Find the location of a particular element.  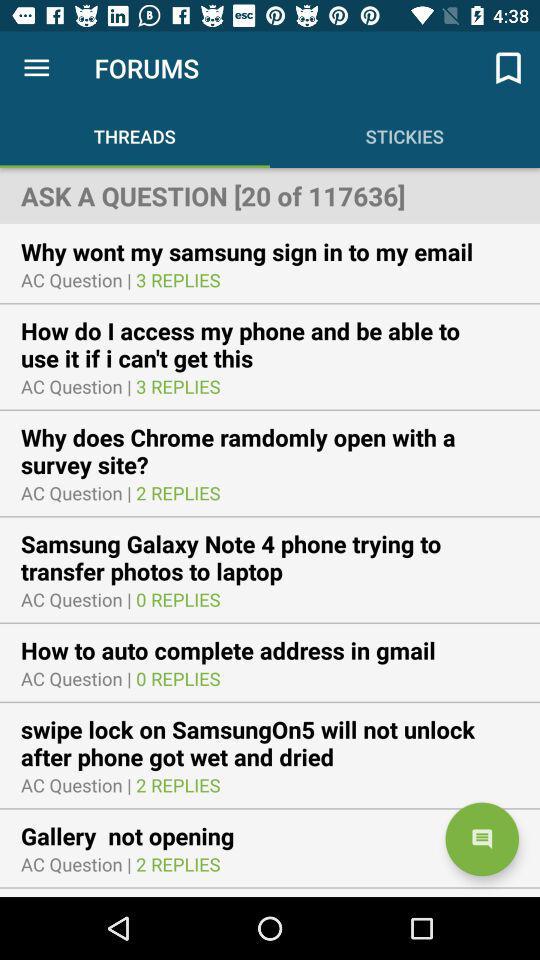

the icon above ac question |  item is located at coordinates (260, 250).